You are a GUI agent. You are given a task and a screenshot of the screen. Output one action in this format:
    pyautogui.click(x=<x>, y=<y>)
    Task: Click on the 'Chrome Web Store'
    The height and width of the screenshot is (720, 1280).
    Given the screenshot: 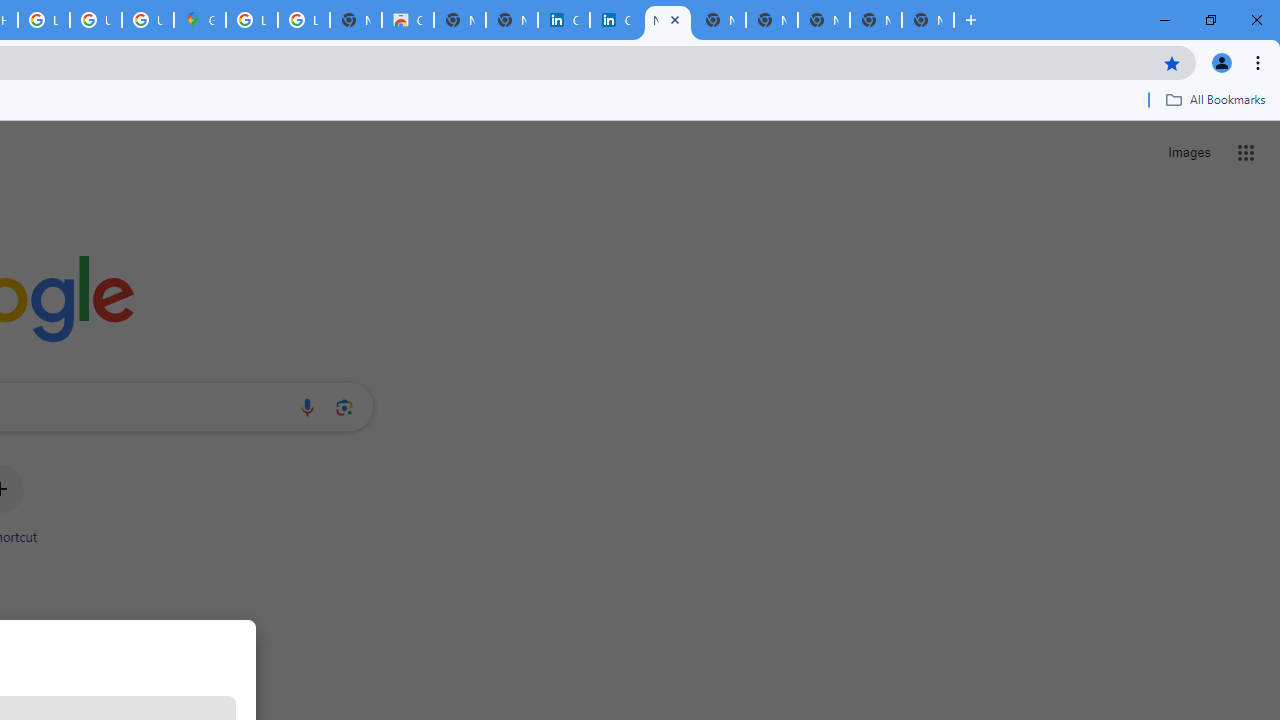 What is the action you would take?
    pyautogui.click(x=406, y=20)
    